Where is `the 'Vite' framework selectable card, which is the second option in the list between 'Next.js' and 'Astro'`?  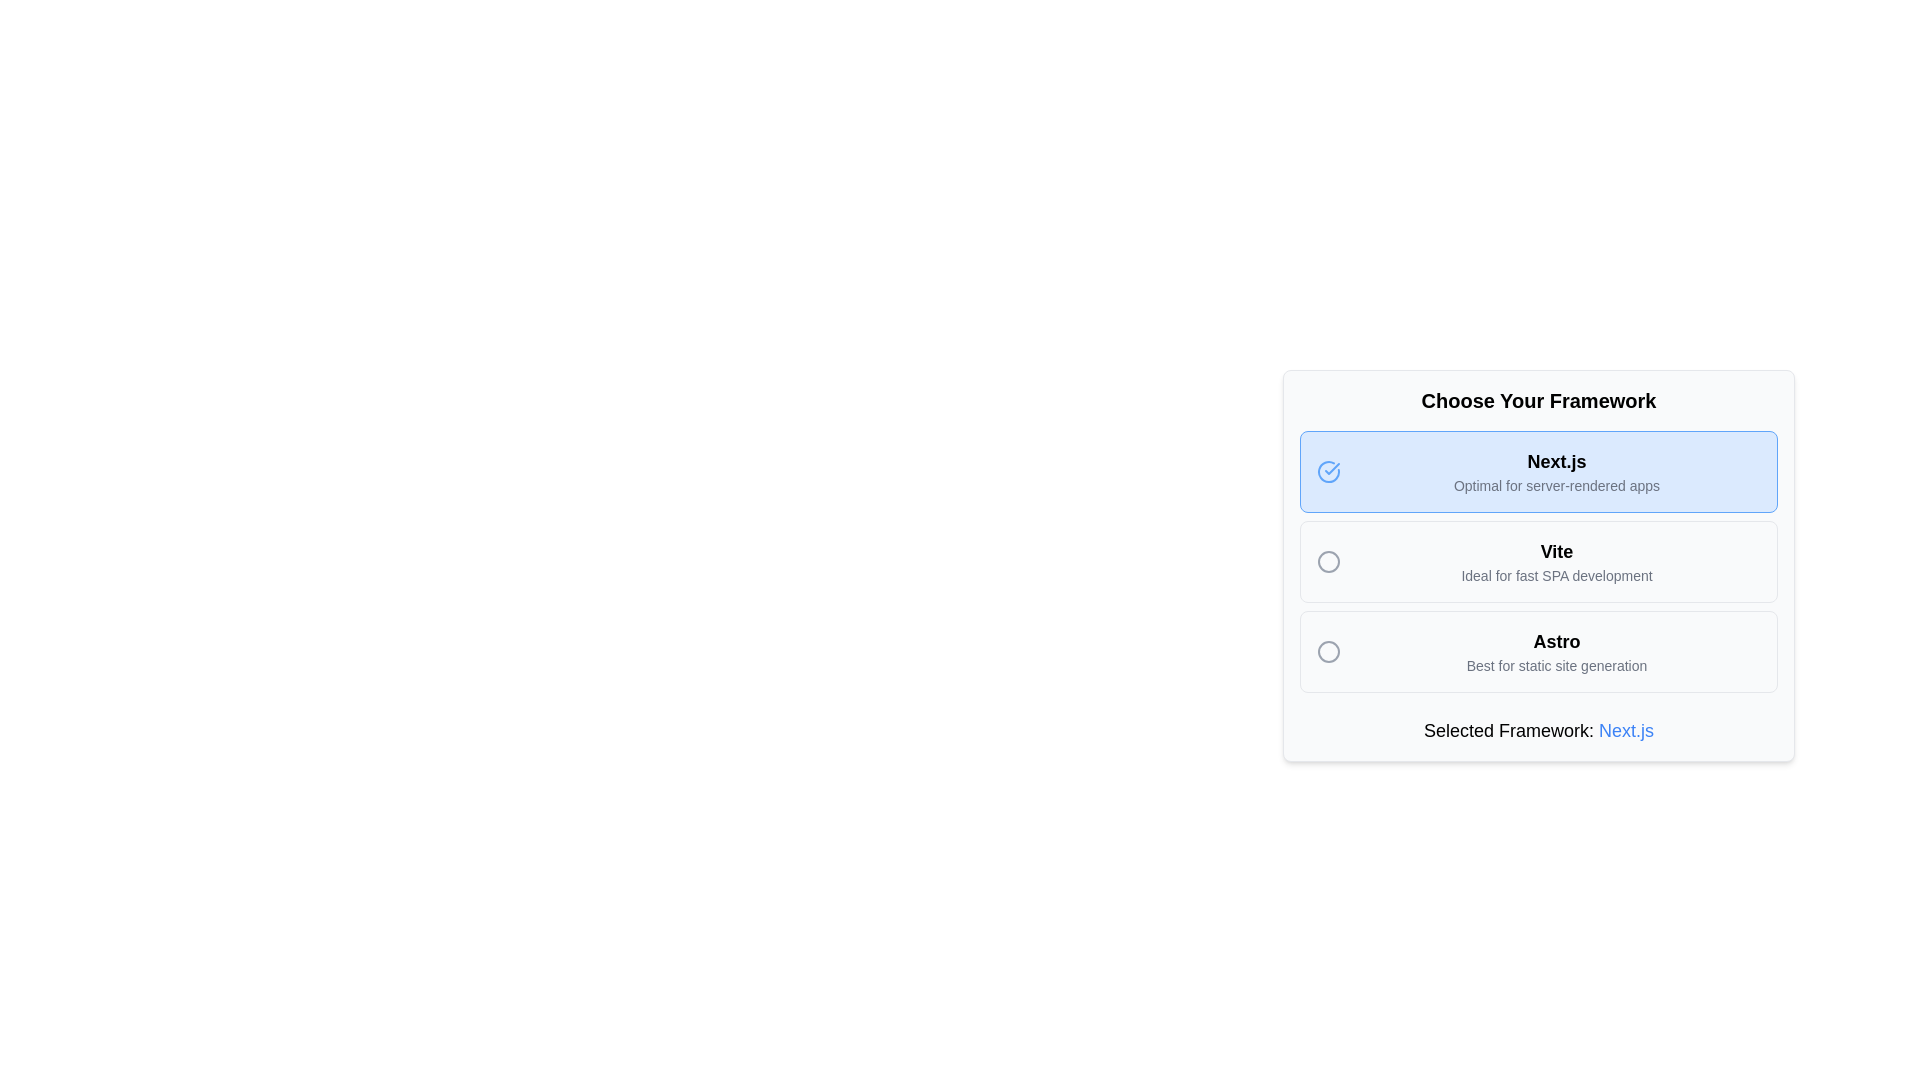
the 'Vite' framework selectable card, which is the second option in the list between 'Next.js' and 'Astro' is located at coordinates (1555, 562).